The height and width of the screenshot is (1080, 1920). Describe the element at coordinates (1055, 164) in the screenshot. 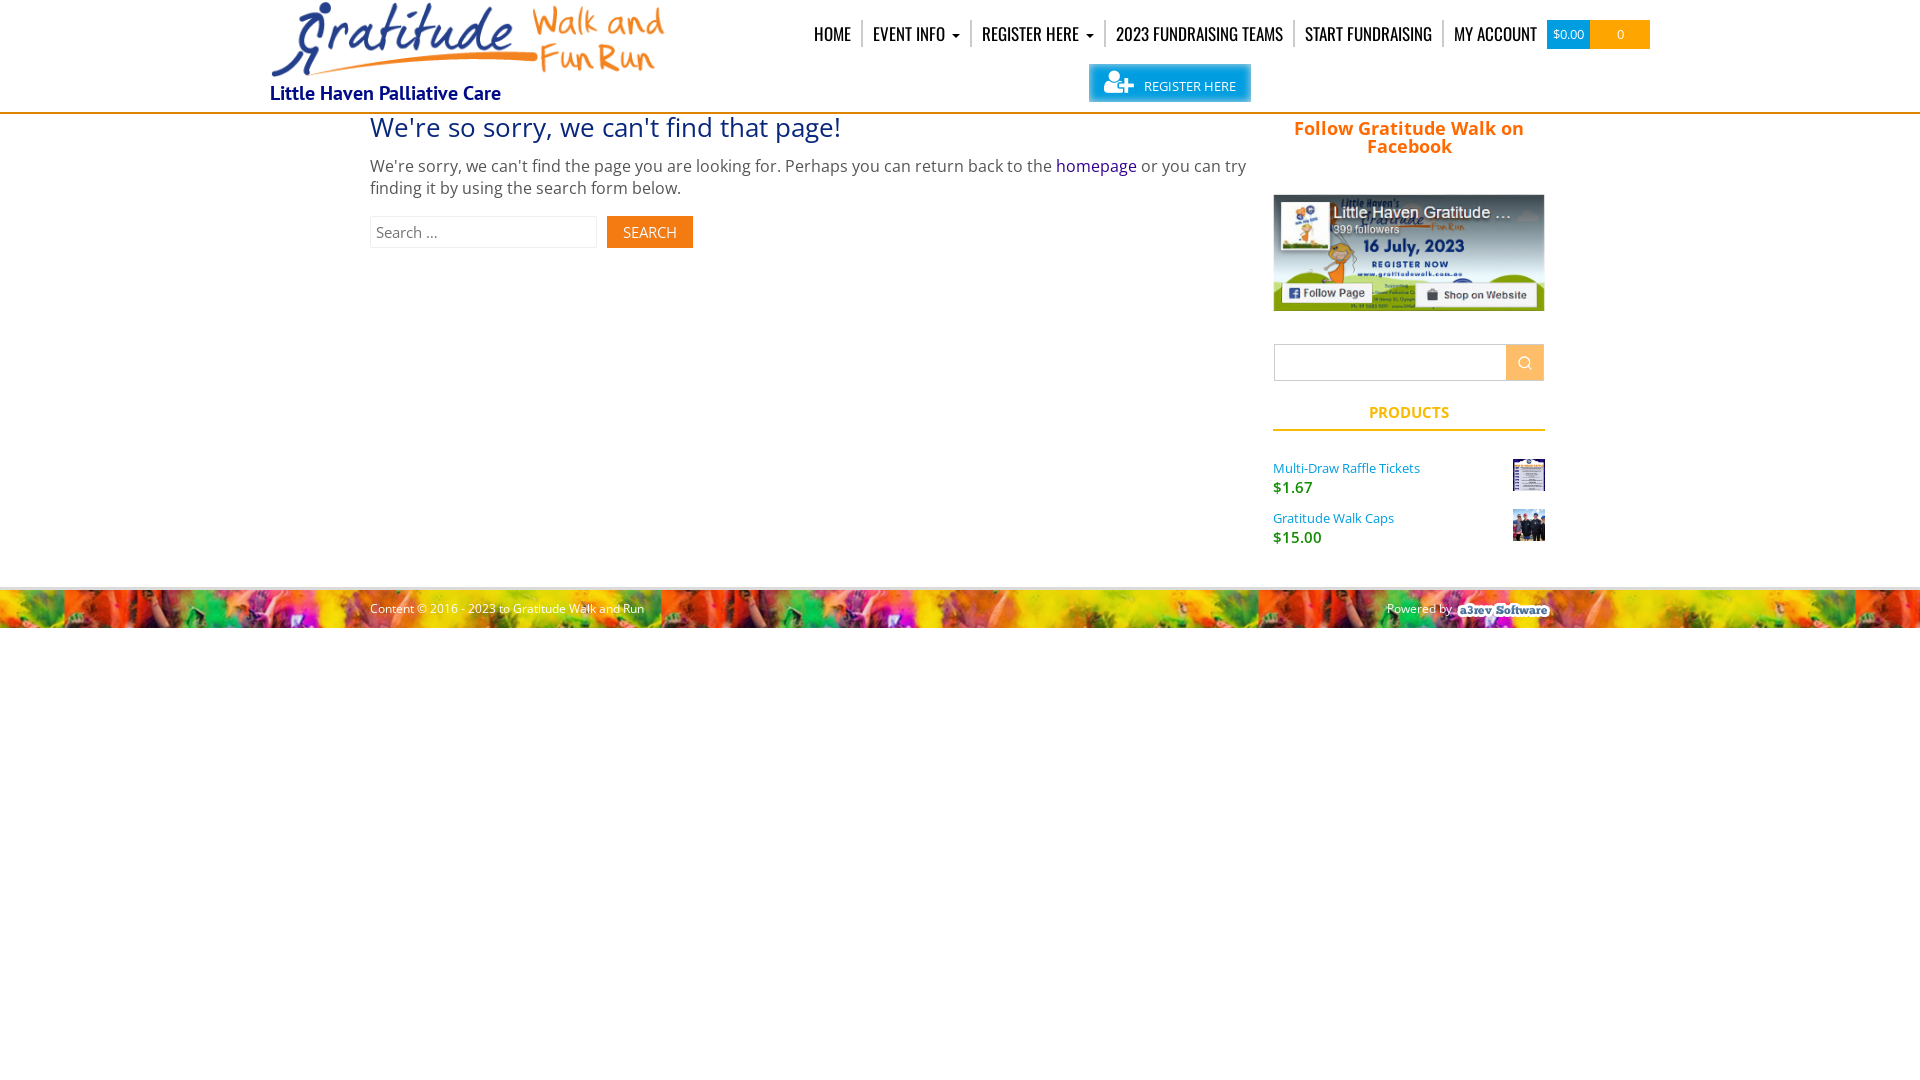

I see `'homepage'` at that location.